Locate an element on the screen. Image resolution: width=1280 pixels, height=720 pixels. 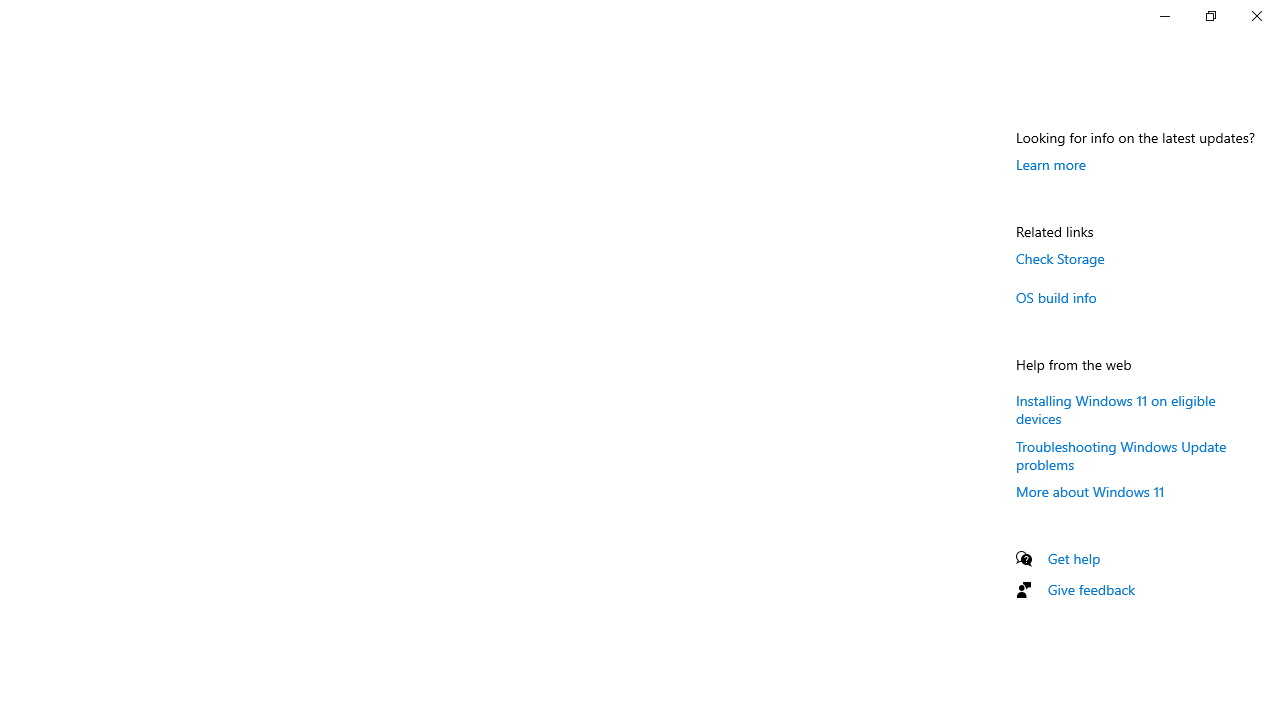
'Close Settings' is located at coordinates (1255, 15).